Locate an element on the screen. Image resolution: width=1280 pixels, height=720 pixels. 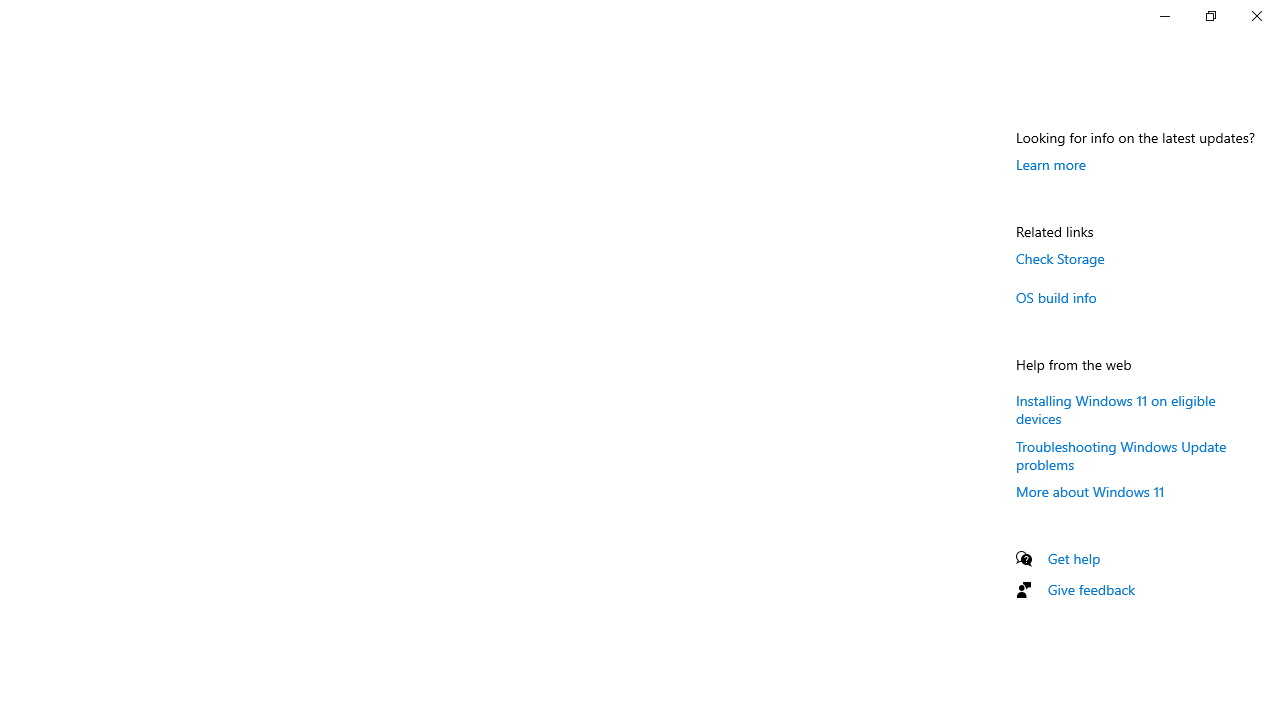
'Close Settings' is located at coordinates (1255, 15).